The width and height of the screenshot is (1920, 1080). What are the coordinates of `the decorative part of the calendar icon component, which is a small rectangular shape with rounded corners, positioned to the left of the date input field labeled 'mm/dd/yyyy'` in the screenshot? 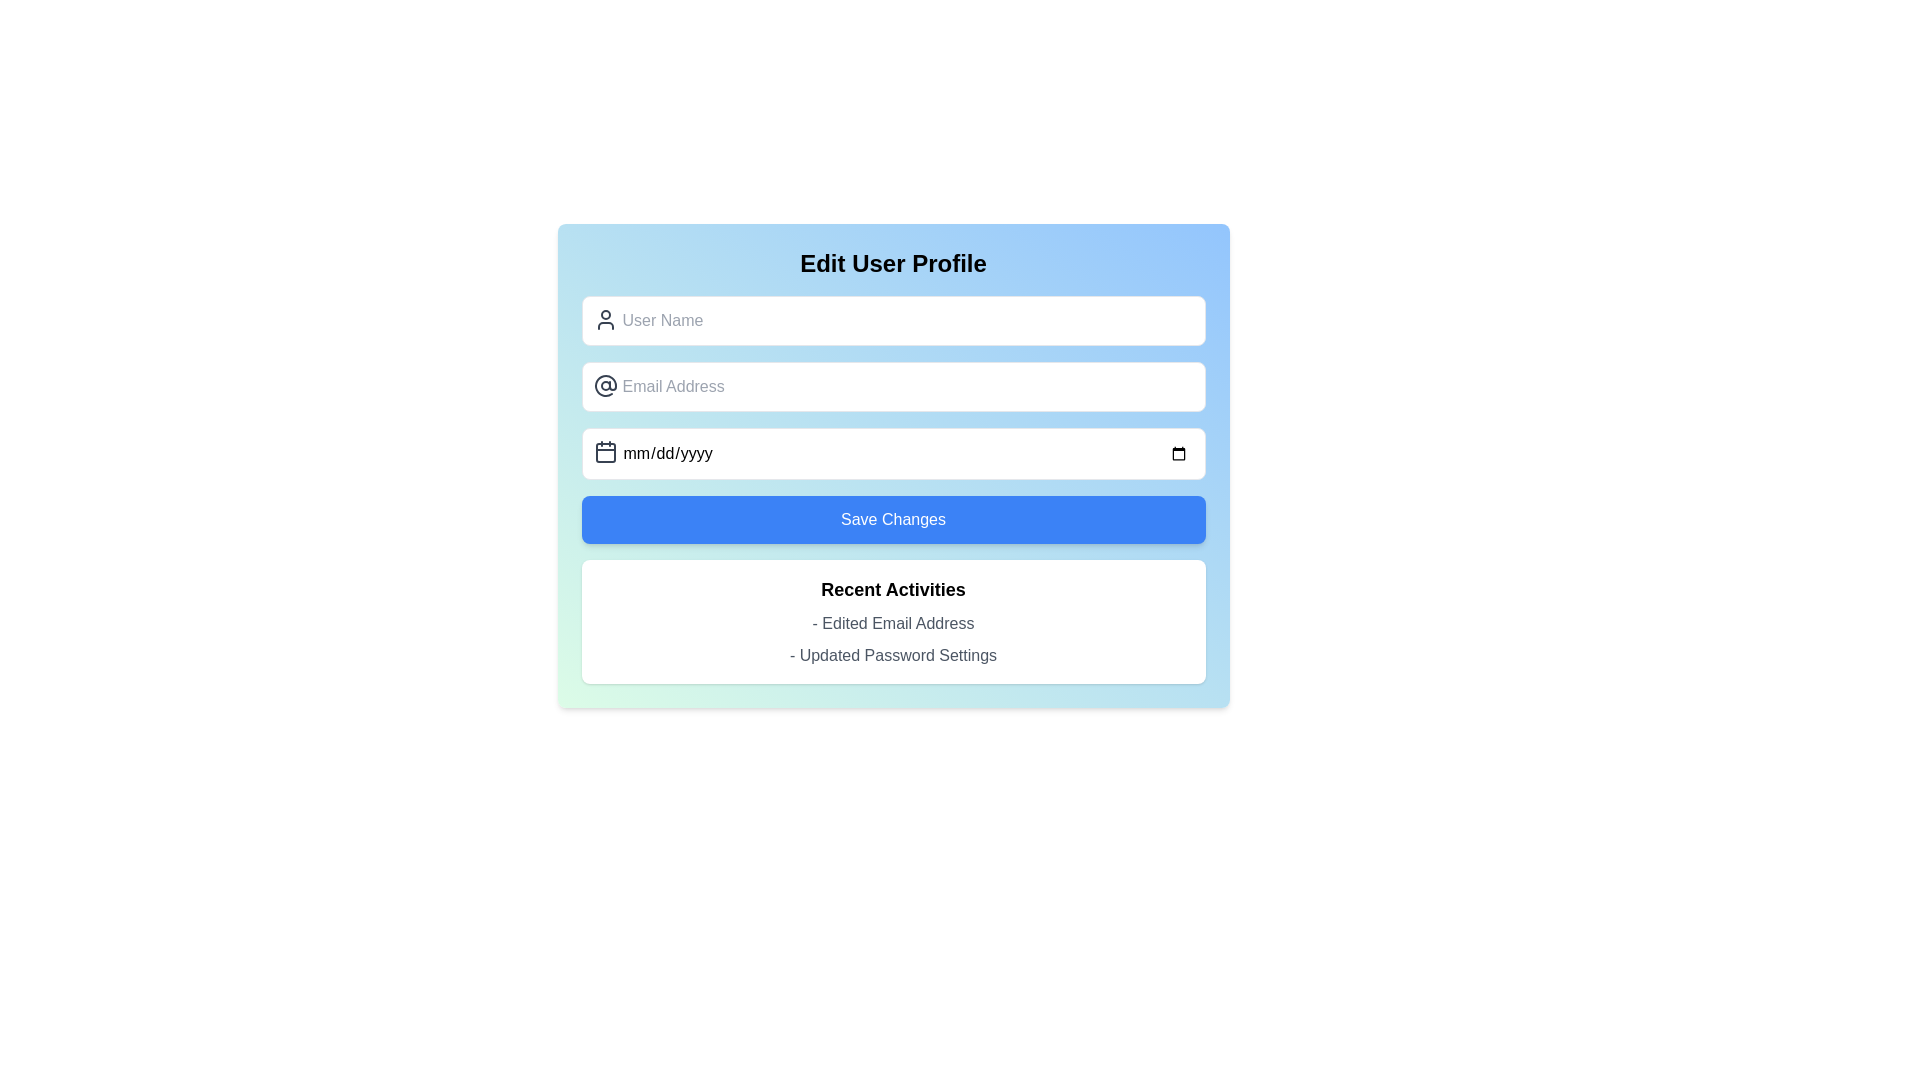 It's located at (604, 452).